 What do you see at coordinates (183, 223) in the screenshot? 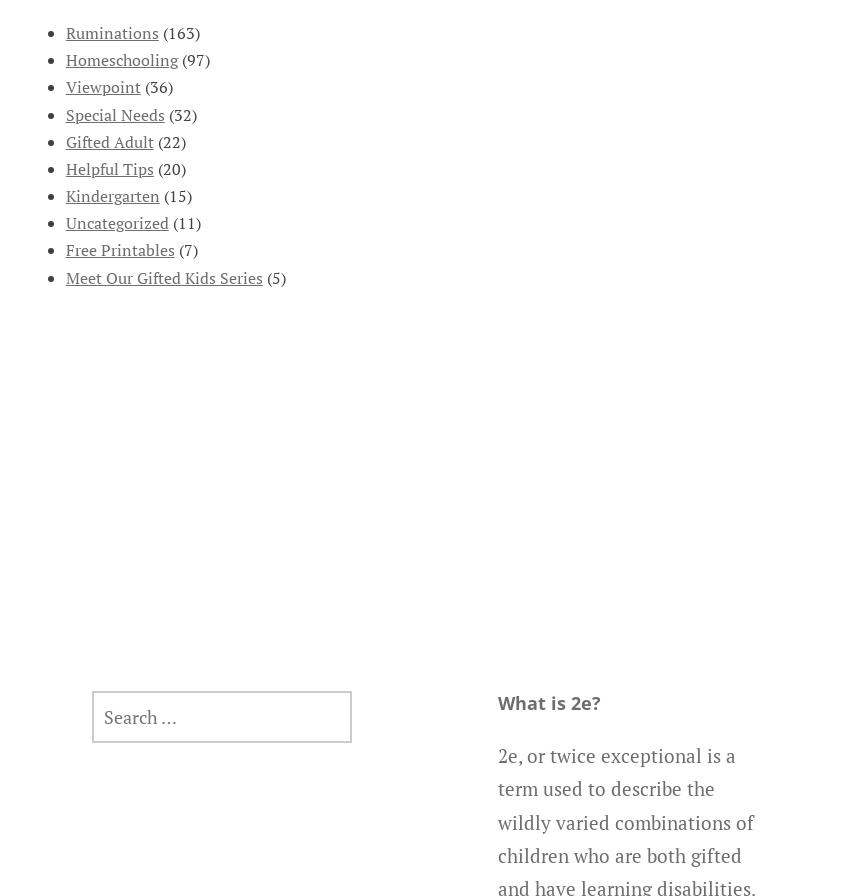
I see `'(11)'` at bounding box center [183, 223].